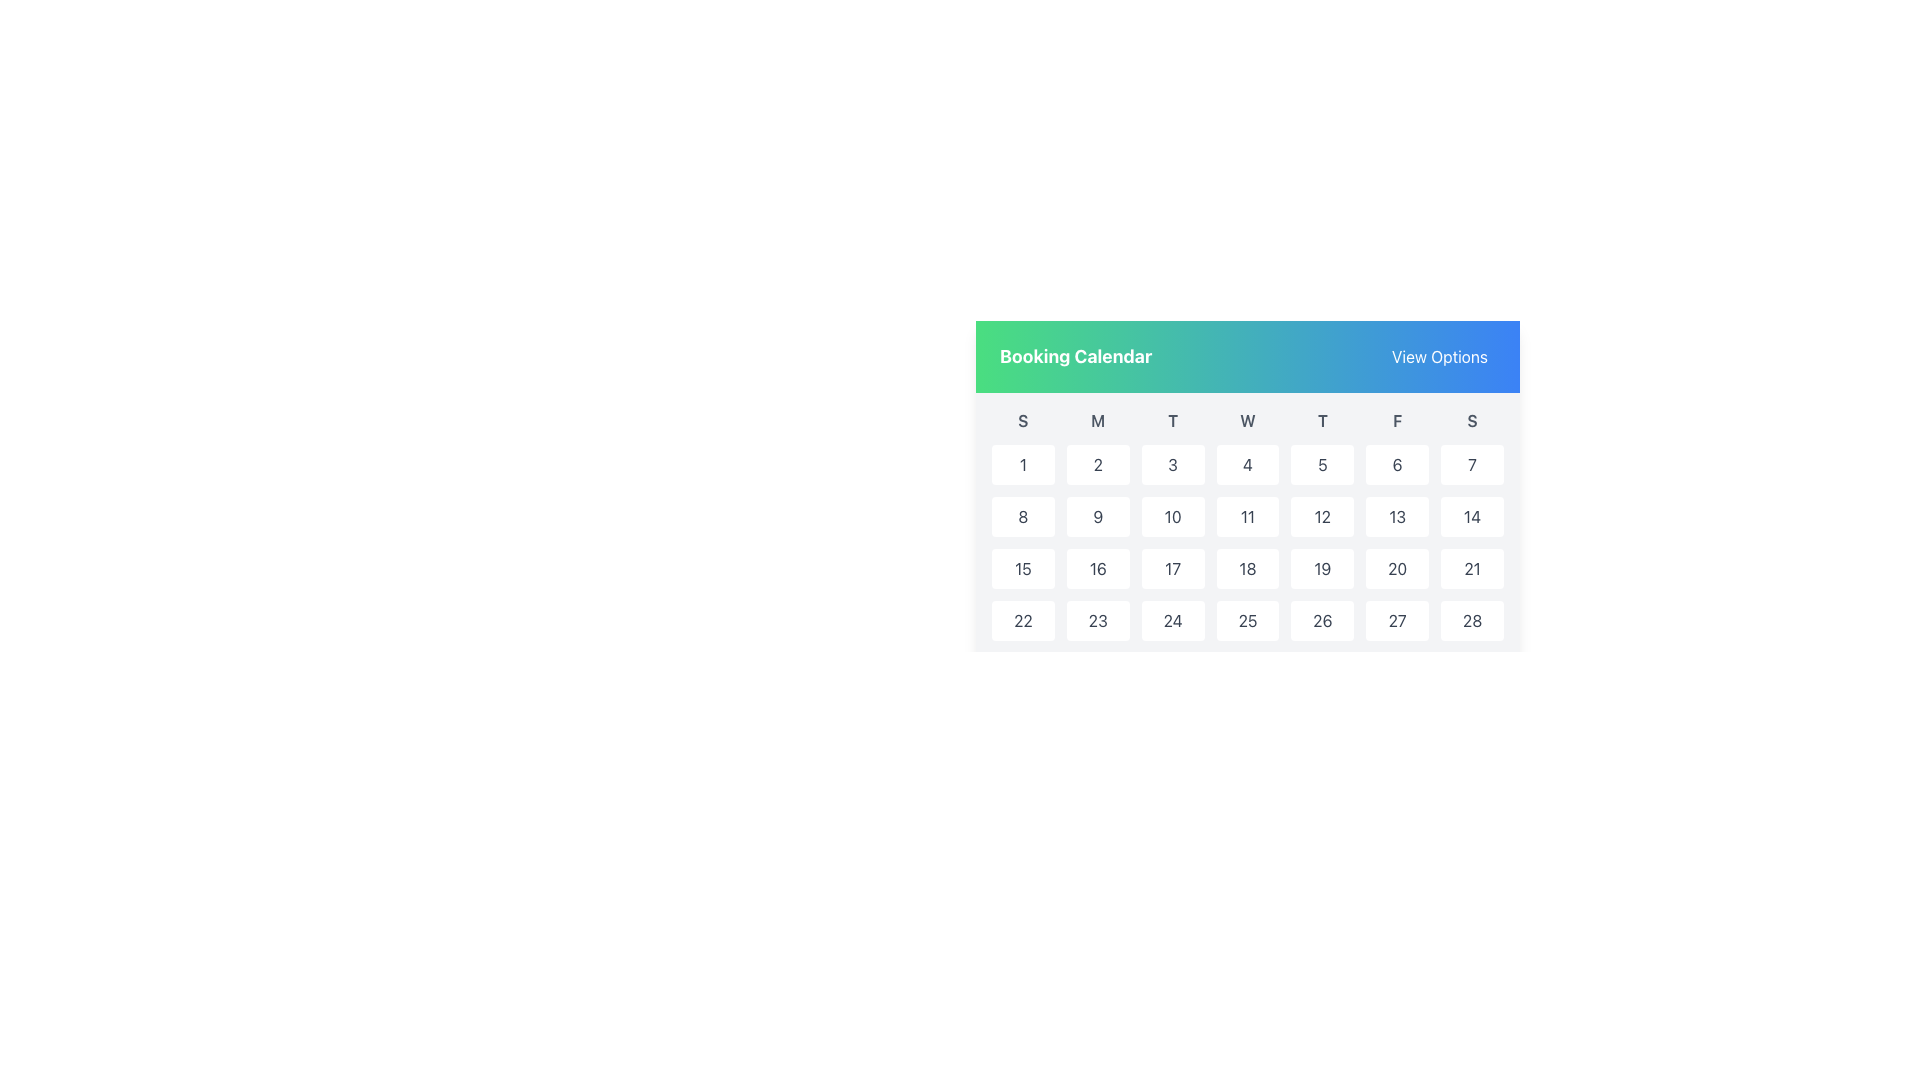 The width and height of the screenshot is (1920, 1080). What do you see at coordinates (1173, 569) in the screenshot?
I see `on the calendar date label for the 17th in the calendar grid` at bounding box center [1173, 569].